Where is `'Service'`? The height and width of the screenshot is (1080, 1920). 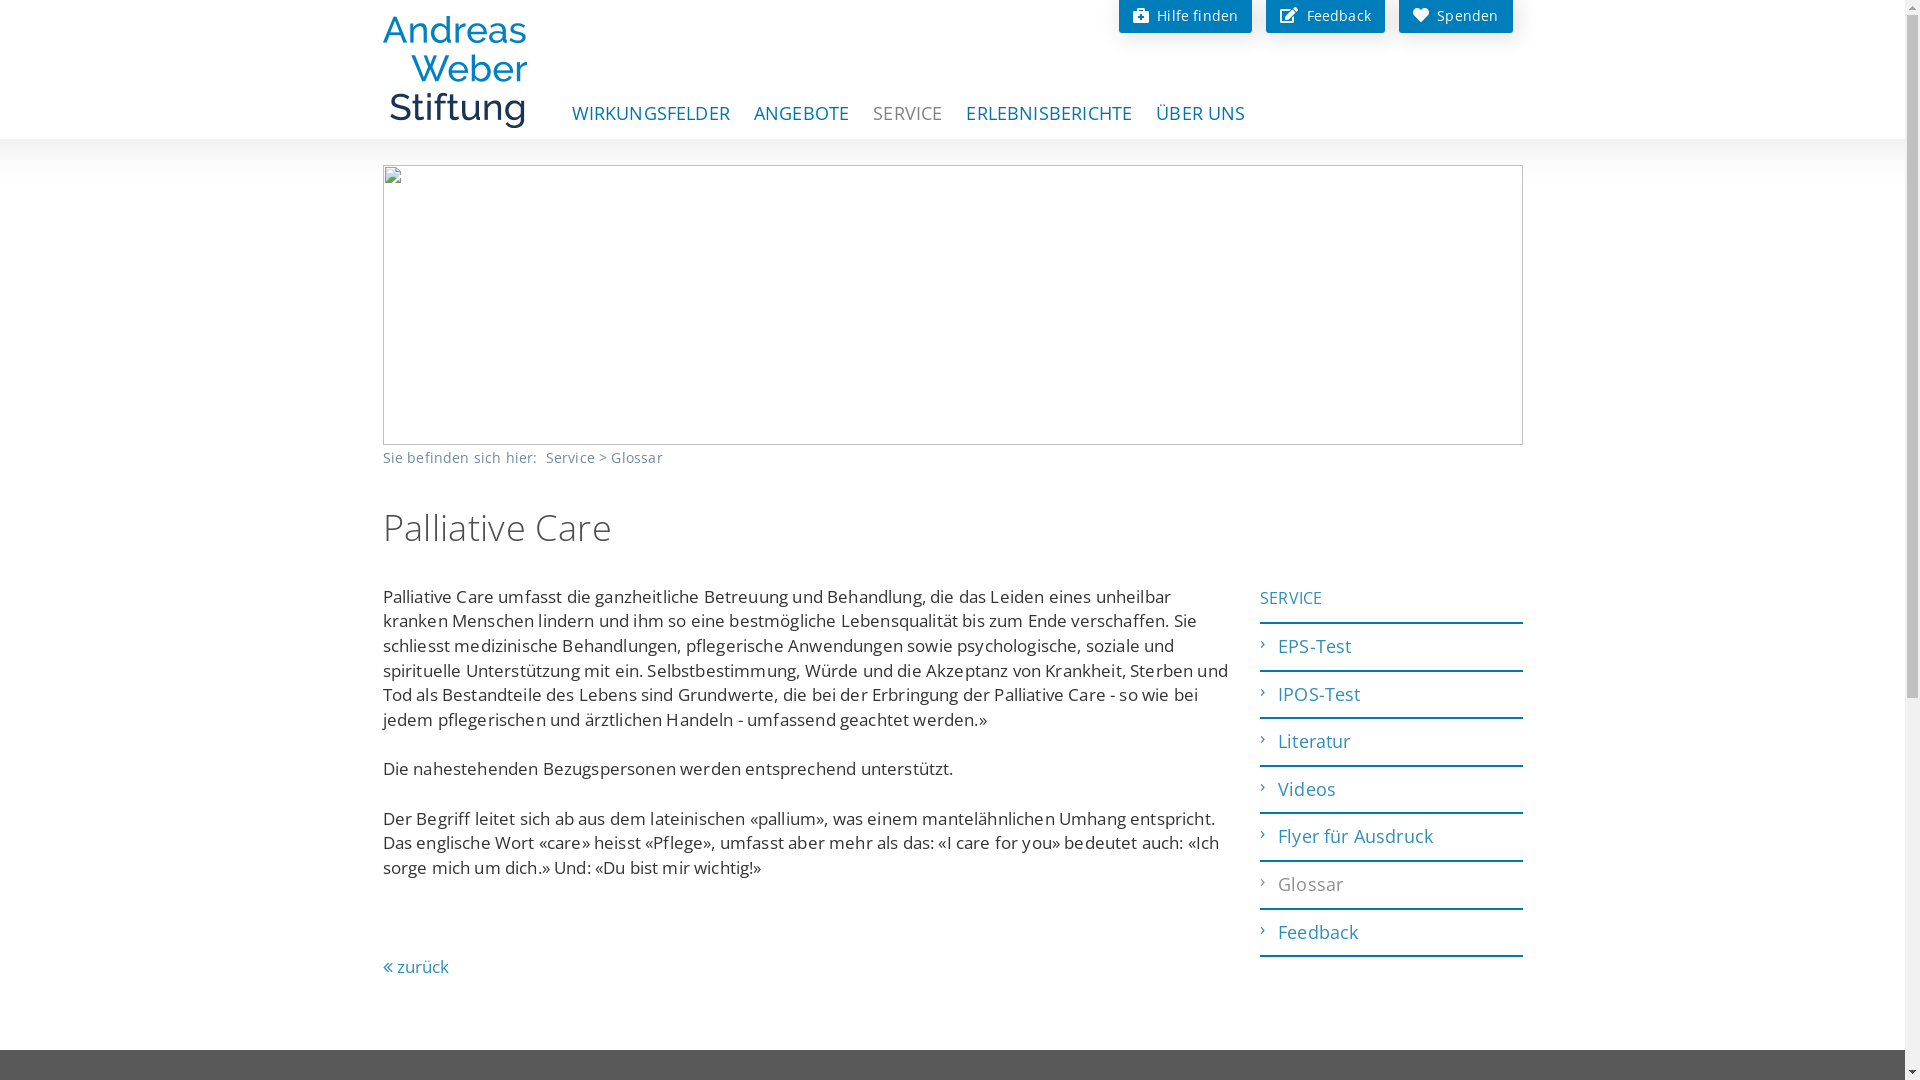
'Service' is located at coordinates (571, 457).